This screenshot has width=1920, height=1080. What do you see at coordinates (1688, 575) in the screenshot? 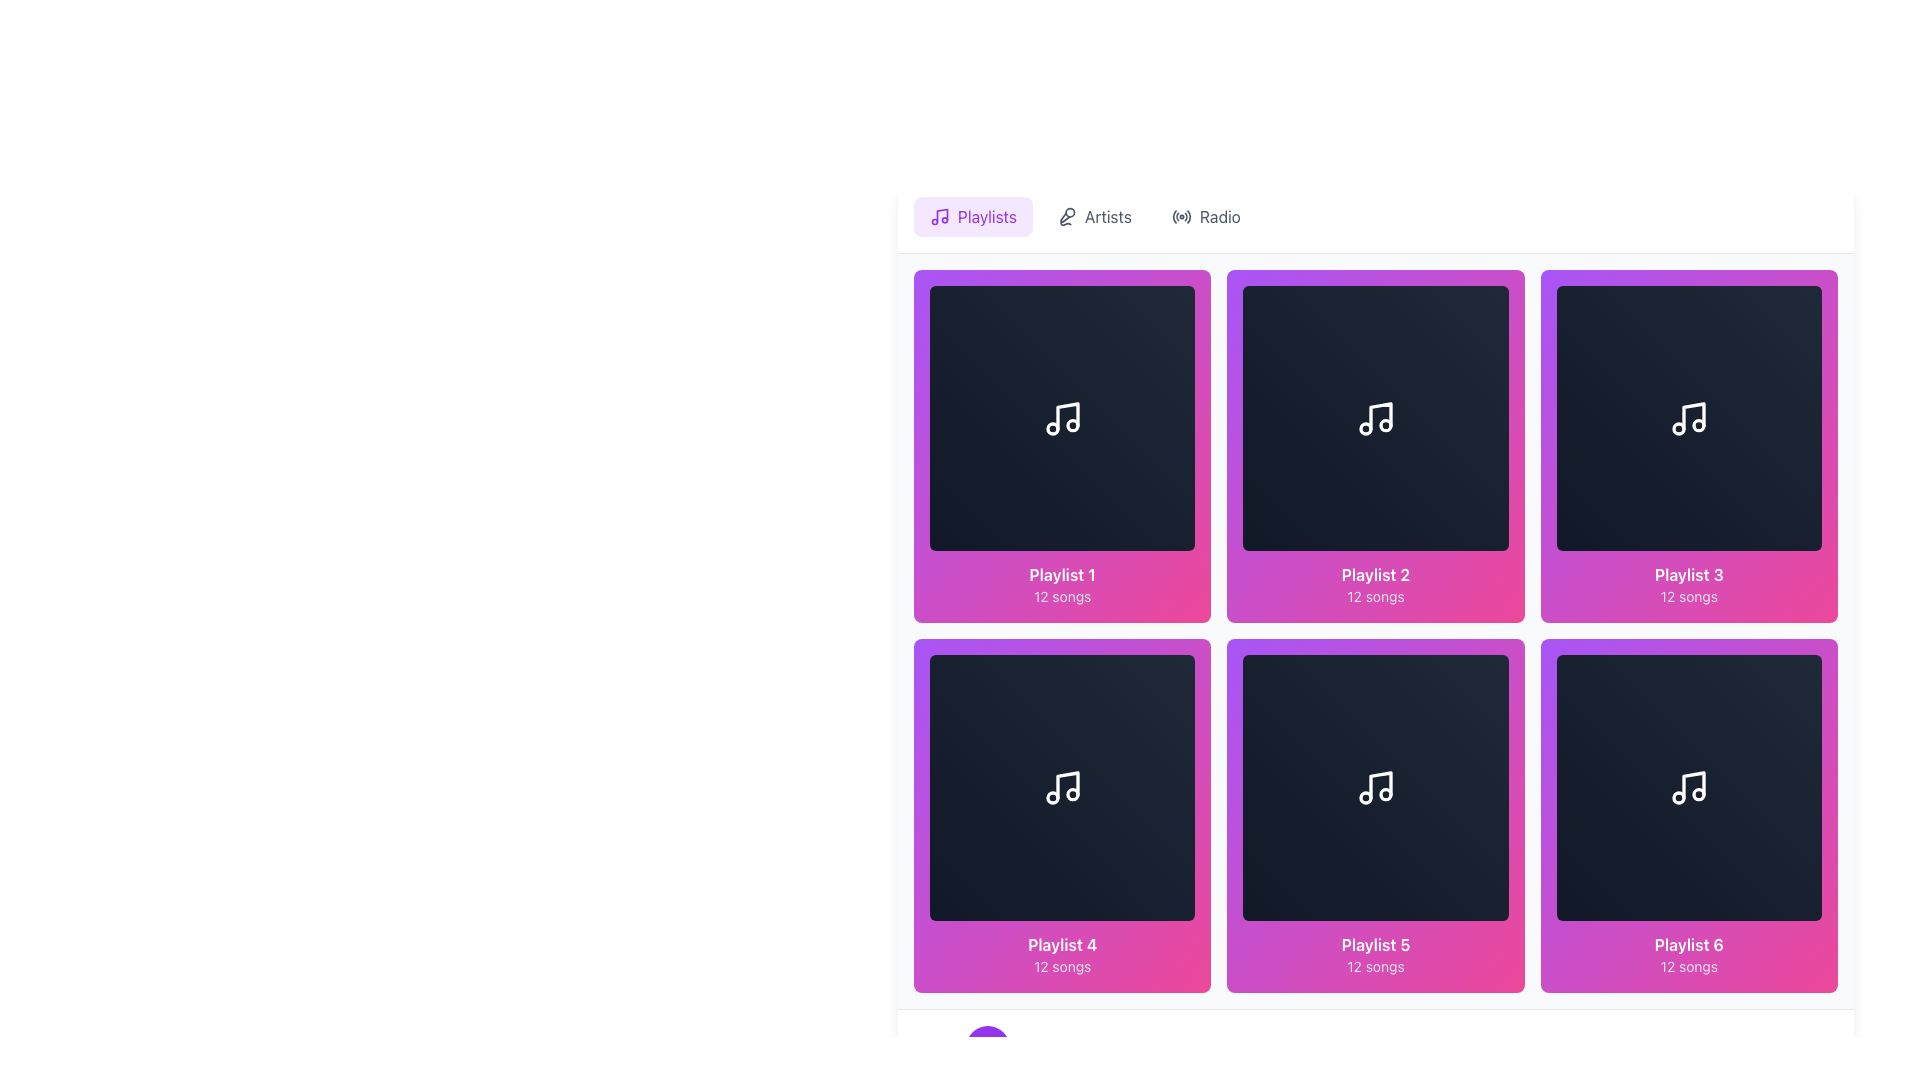
I see `the Text Label that serves as a title or label for the playlist displayed on the card, located at the bottom center of the card, which is the third card from the left in the first row` at bounding box center [1688, 575].